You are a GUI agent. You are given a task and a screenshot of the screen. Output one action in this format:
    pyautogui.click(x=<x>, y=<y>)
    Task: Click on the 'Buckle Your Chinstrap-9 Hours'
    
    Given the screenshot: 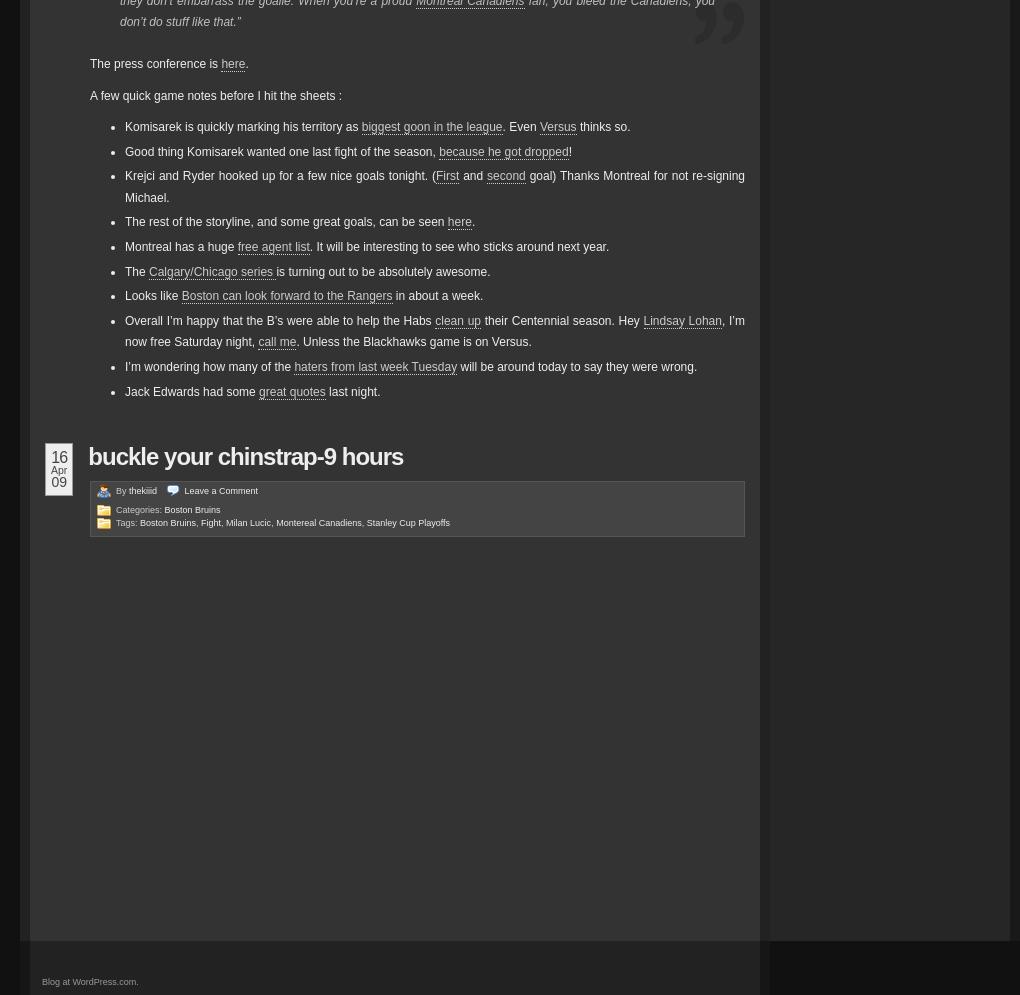 What is the action you would take?
    pyautogui.click(x=245, y=455)
    